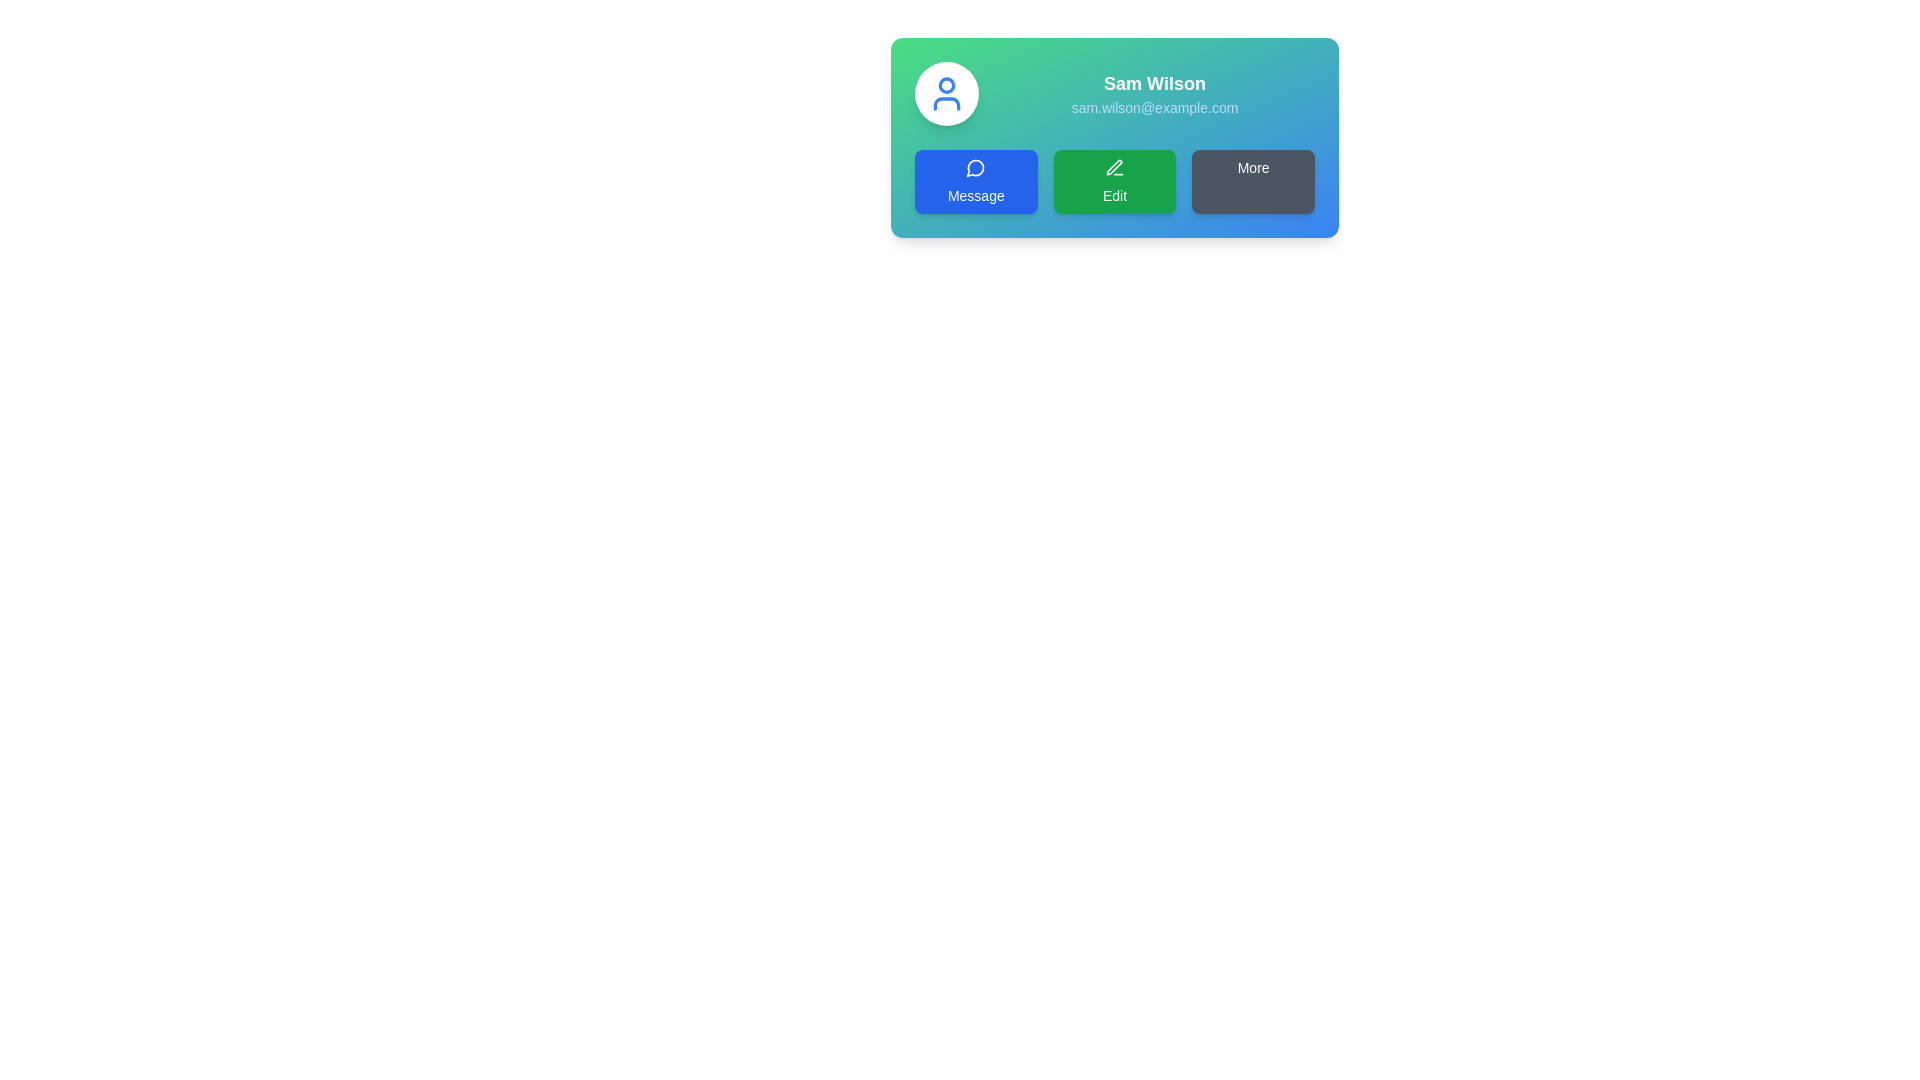 This screenshot has height=1080, width=1920. I want to click on the circular messaging icon represented as an outlined speech bubble, located within the 'Message' button on the leftmost side of the button row, so click(976, 167).